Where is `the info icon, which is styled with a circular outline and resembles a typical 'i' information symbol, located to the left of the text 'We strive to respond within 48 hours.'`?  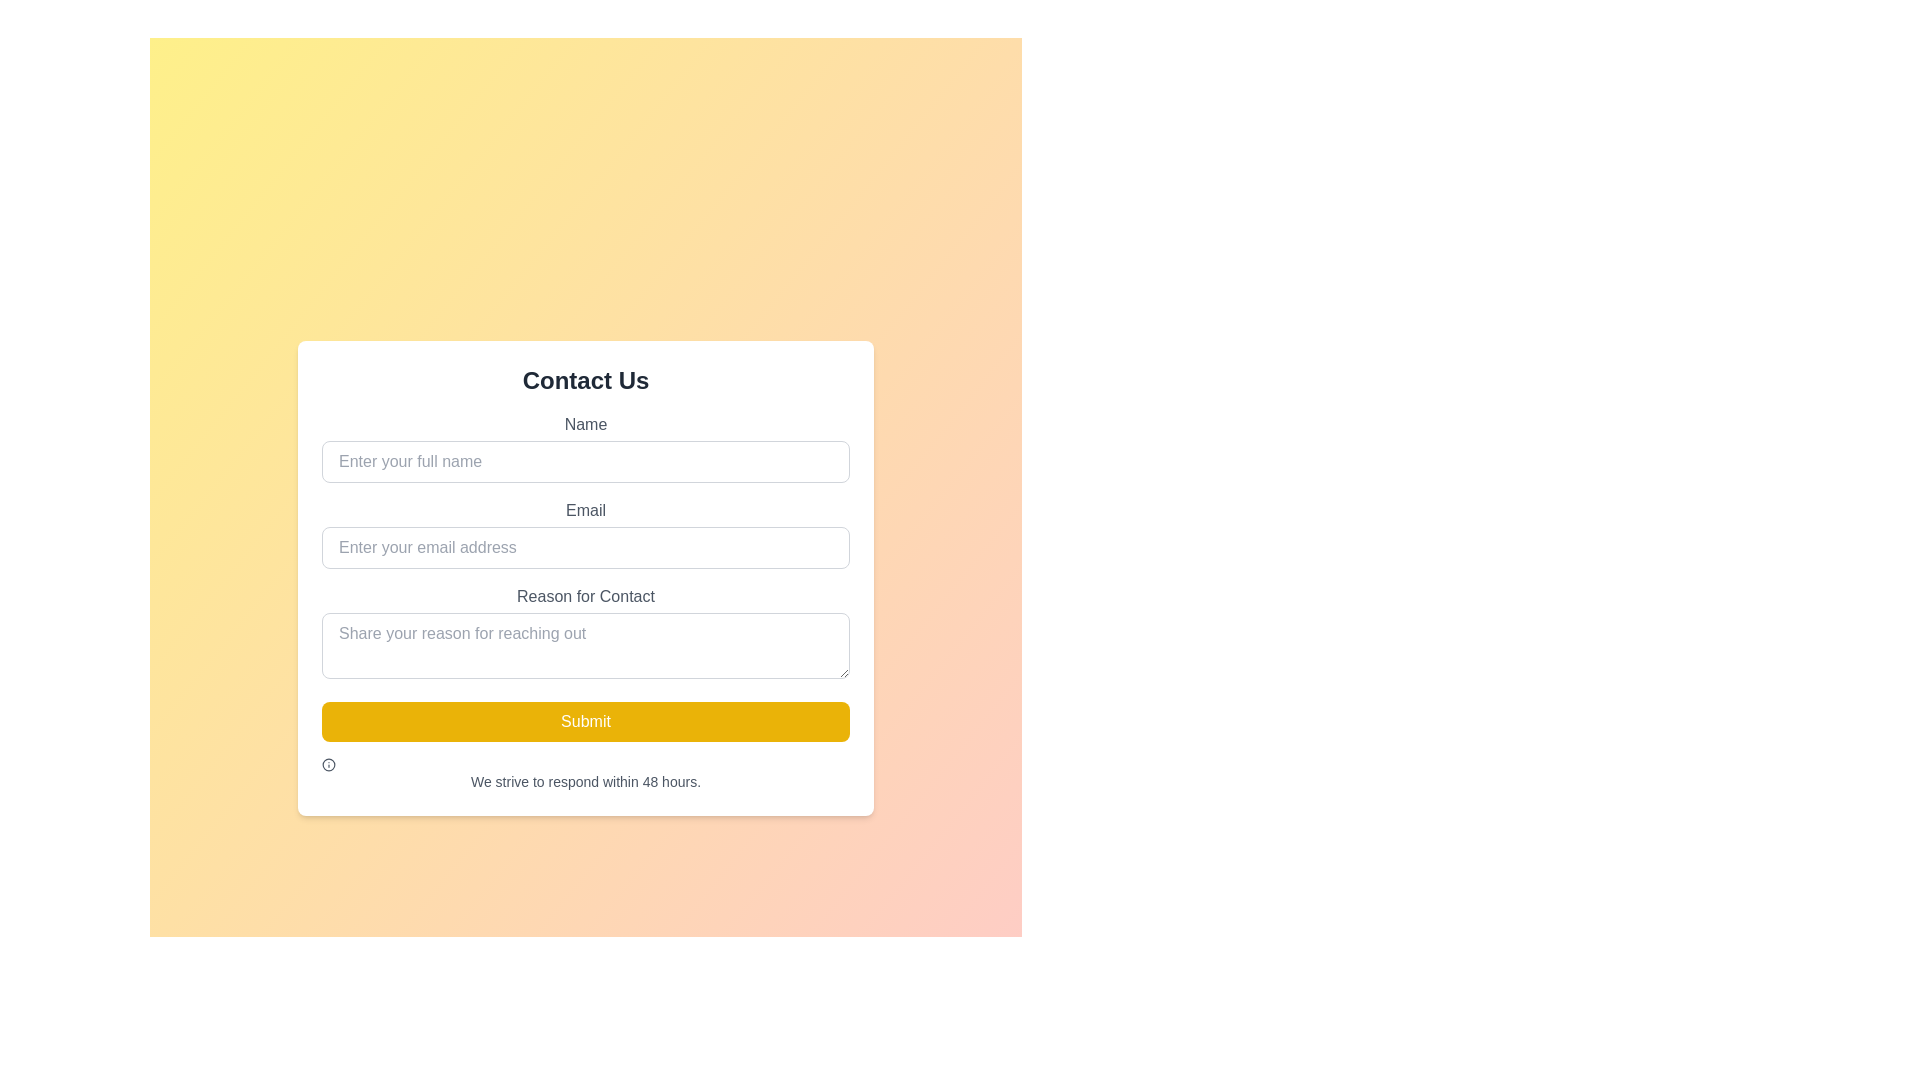
the info icon, which is styled with a circular outline and resembles a typical 'i' information symbol, located to the left of the text 'We strive to respond within 48 hours.' is located at coordinates (329, 764).